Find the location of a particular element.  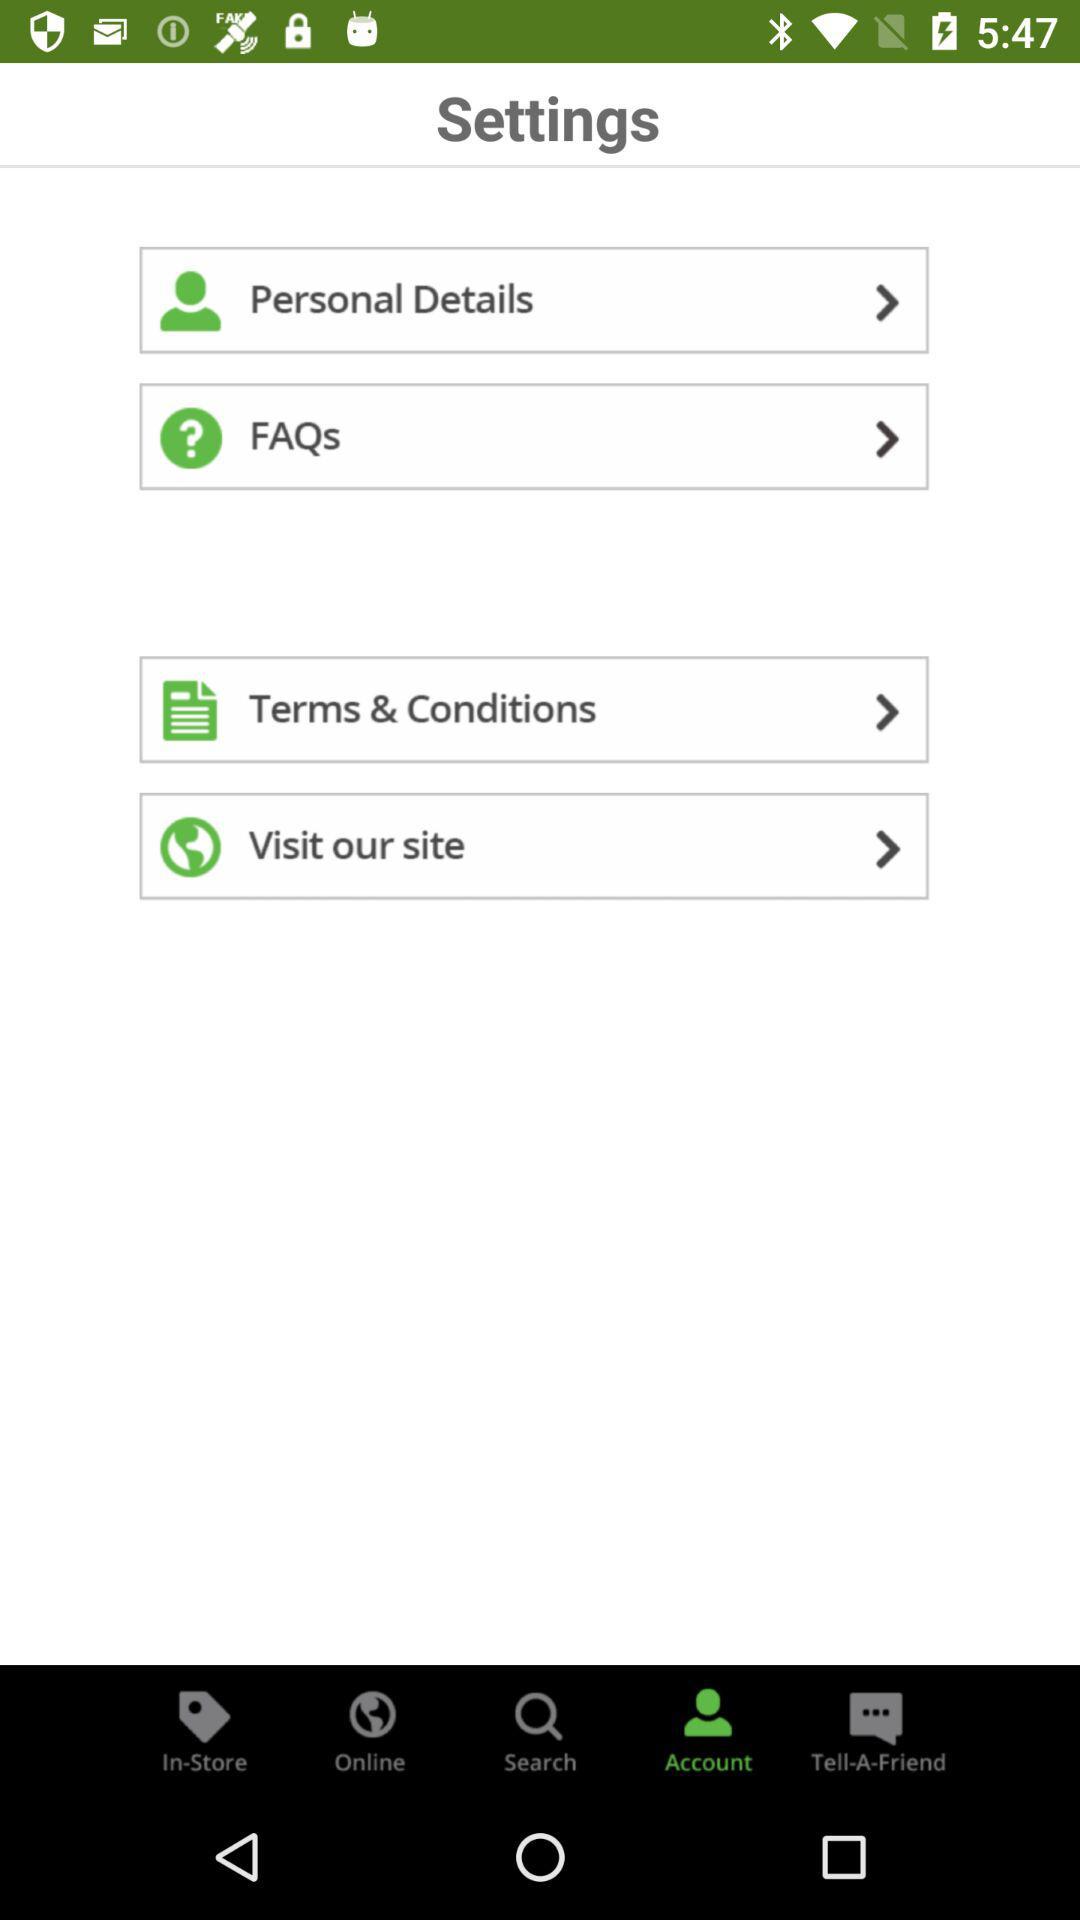

access frequently asked questions is located at coordinates (540, 440).